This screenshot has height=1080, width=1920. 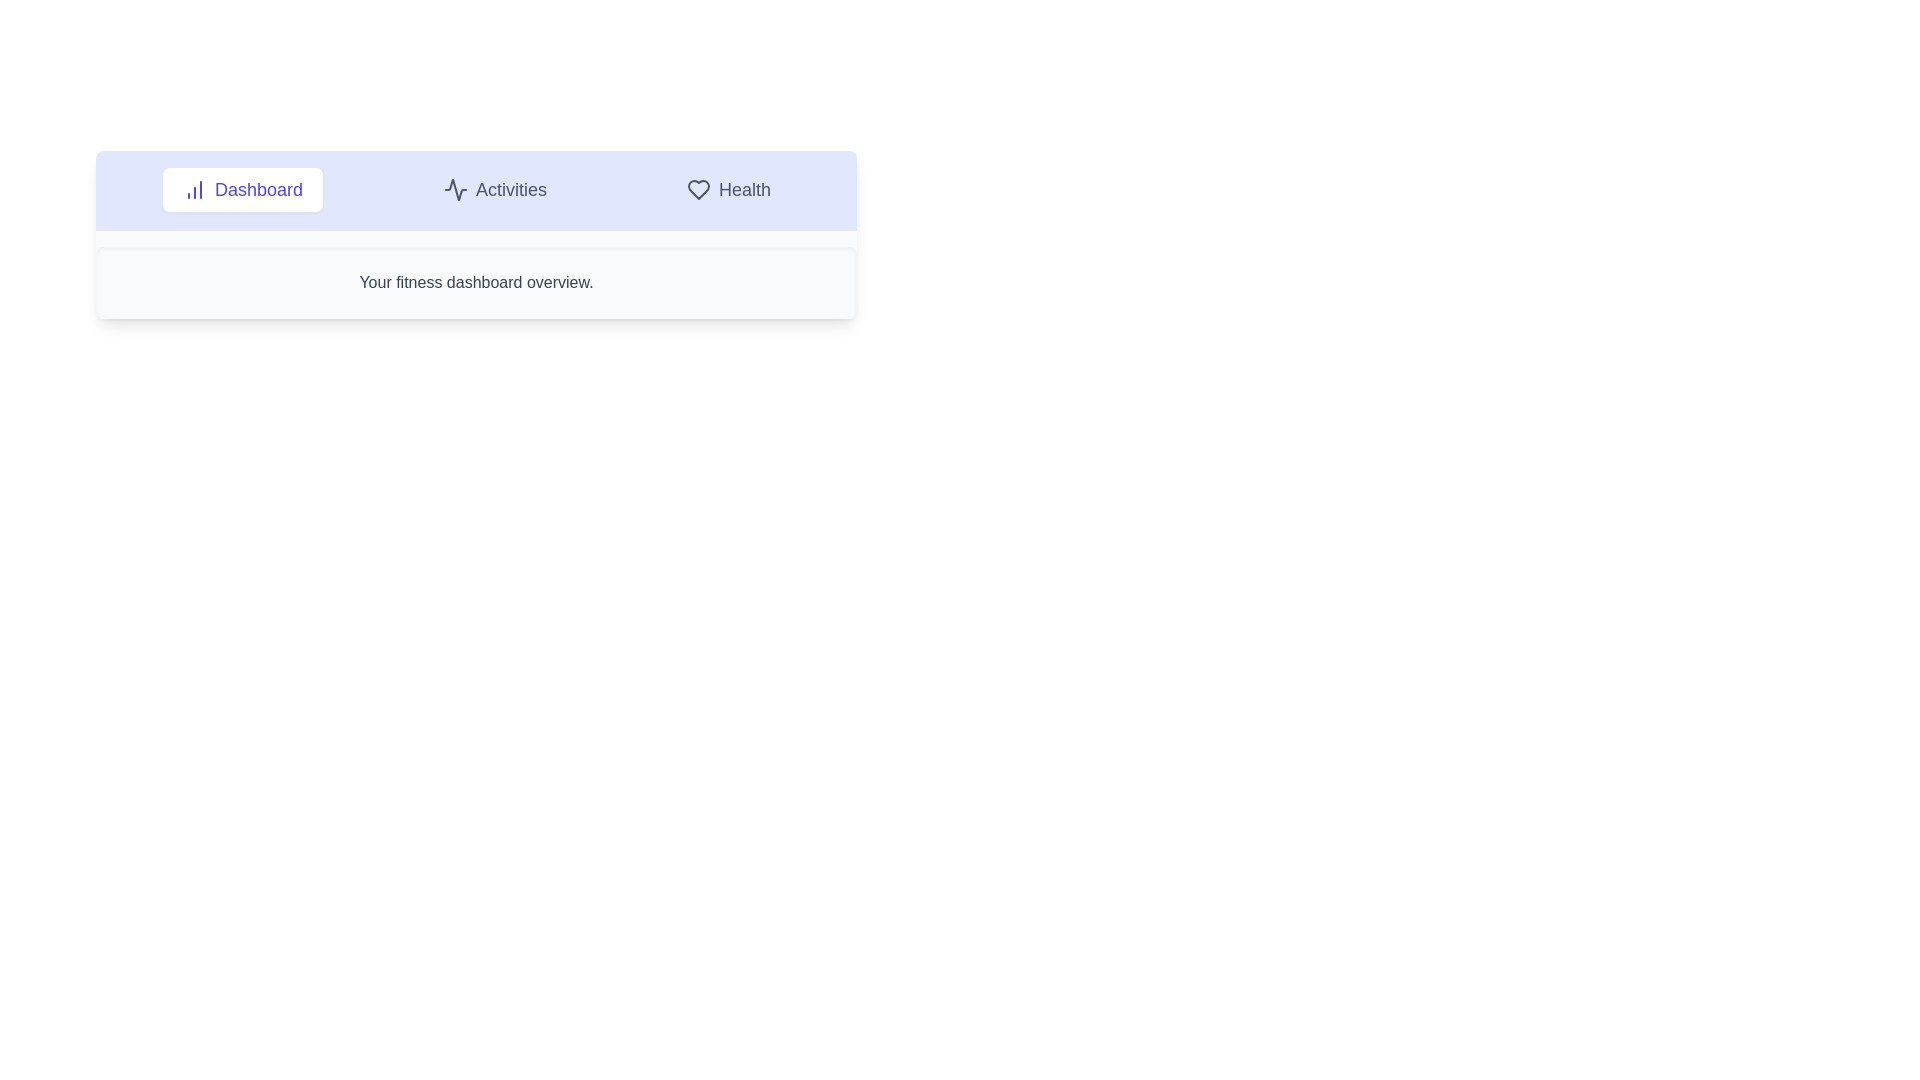 What do you see at coordinates (242, 189) in the screenshot?
I see `the Dashboard tab to view its content` at bounding box center [242, 189].